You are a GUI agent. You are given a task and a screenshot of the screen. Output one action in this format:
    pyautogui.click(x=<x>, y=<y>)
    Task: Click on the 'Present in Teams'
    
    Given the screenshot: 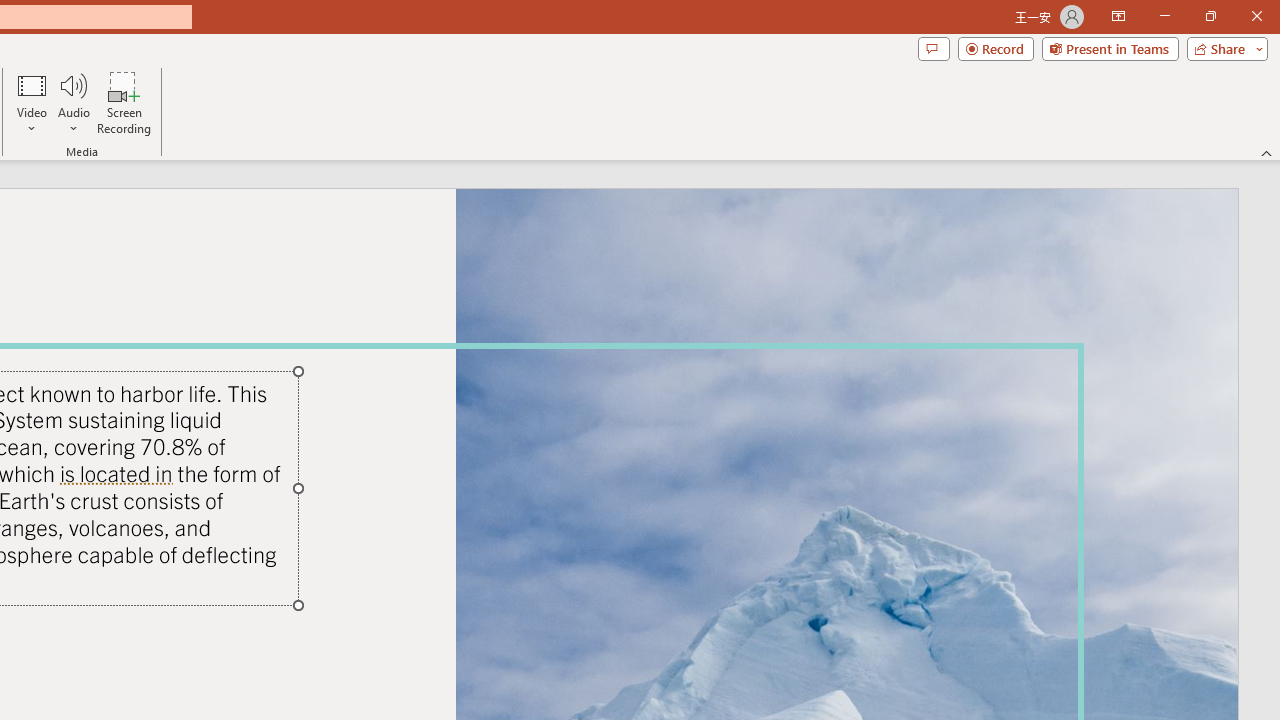 What is the action you would take?
    pyautogui.click(x=1109, y=47)
    